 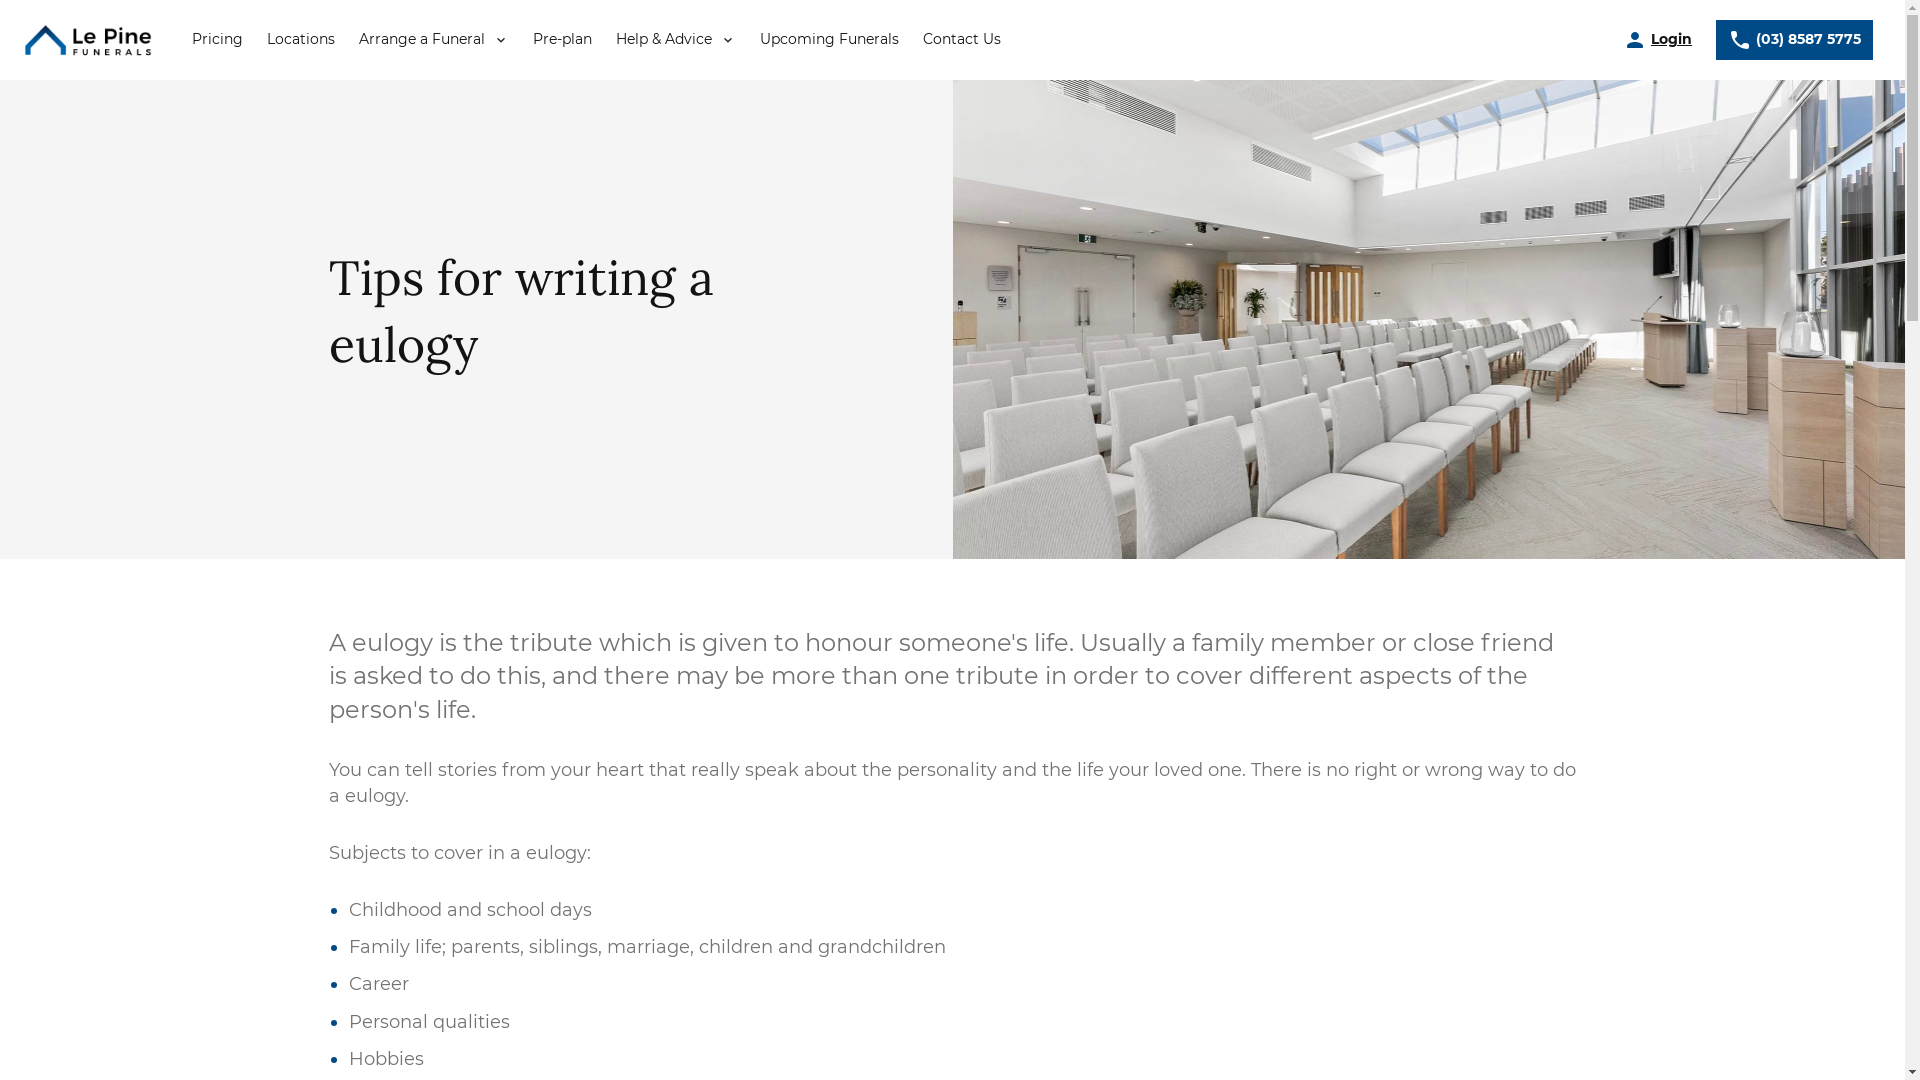 What do you see at coordinates (24, 39) in the screenshot?
I see `'Return to le-pine home page'` at bounding box center [24, 39].